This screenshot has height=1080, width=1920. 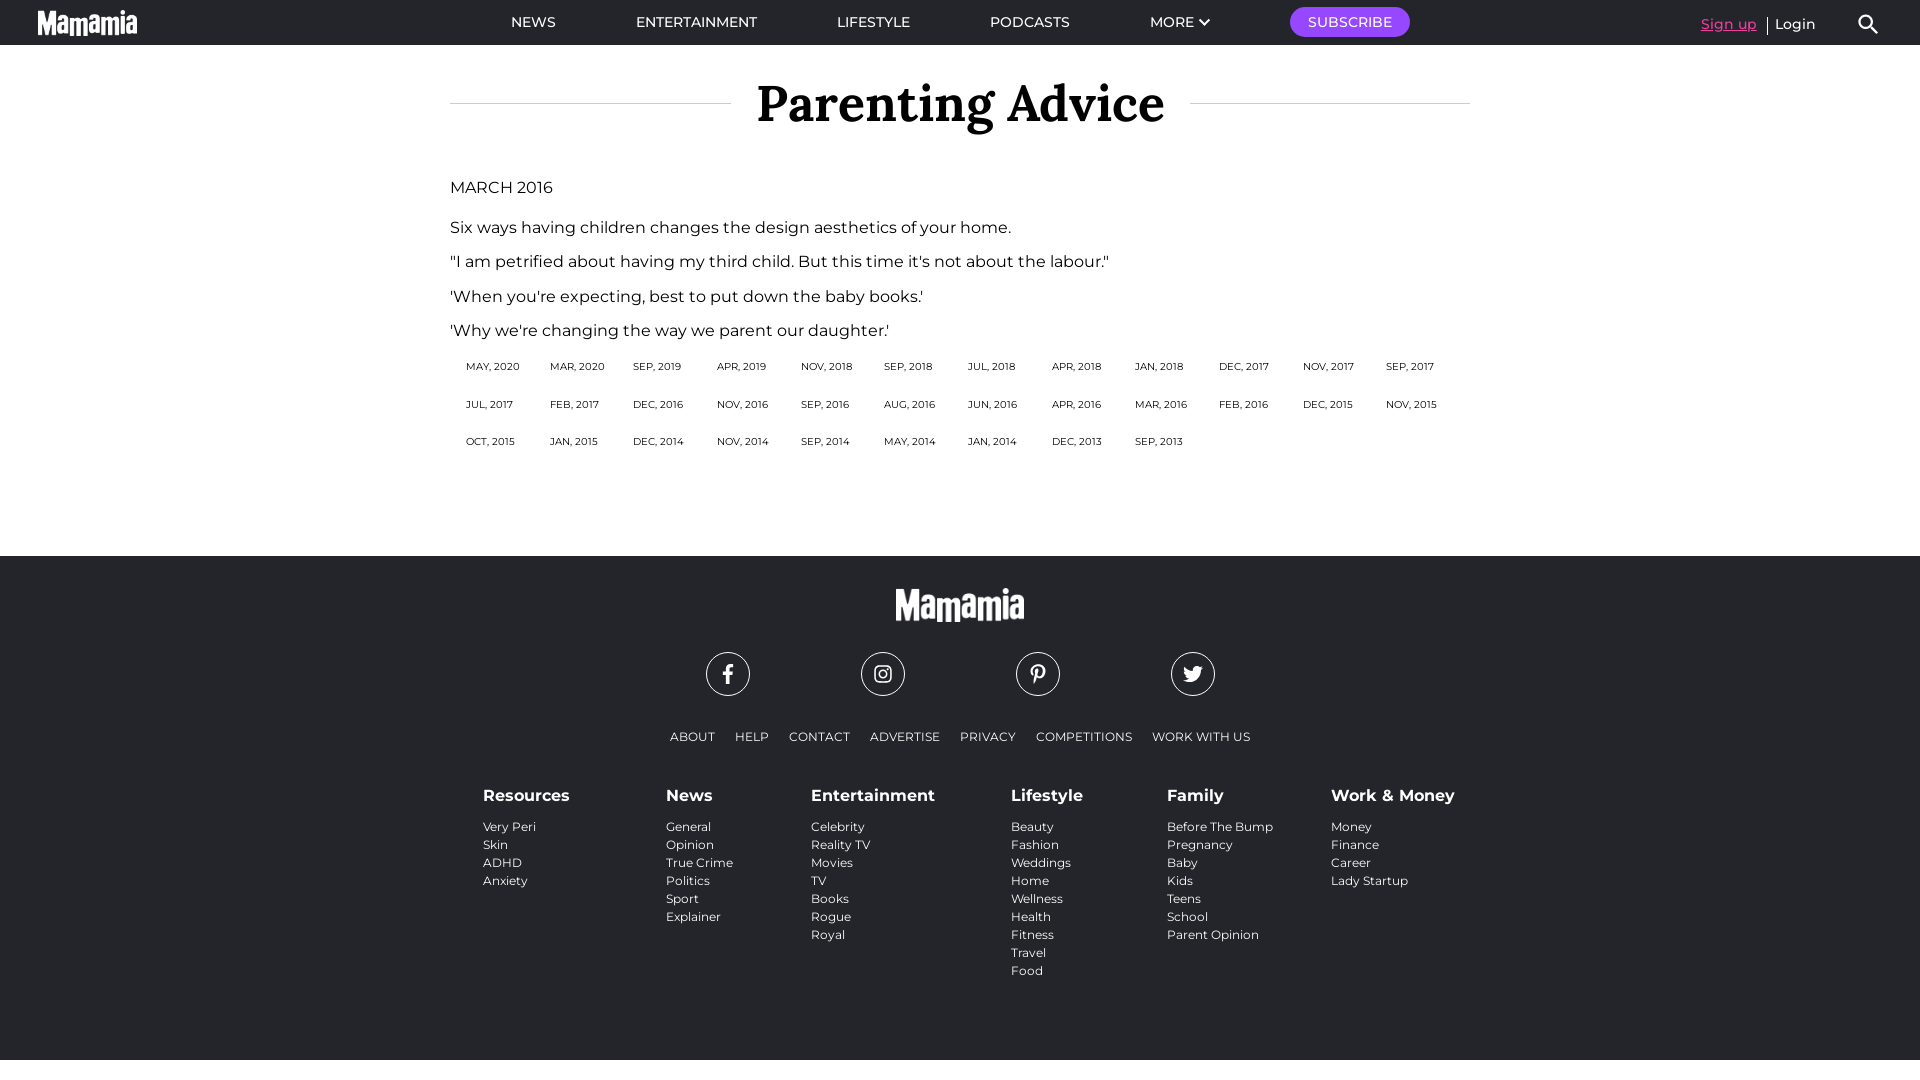 I want to click on 'COMPETITIONS', so click(x=1083, y=736).